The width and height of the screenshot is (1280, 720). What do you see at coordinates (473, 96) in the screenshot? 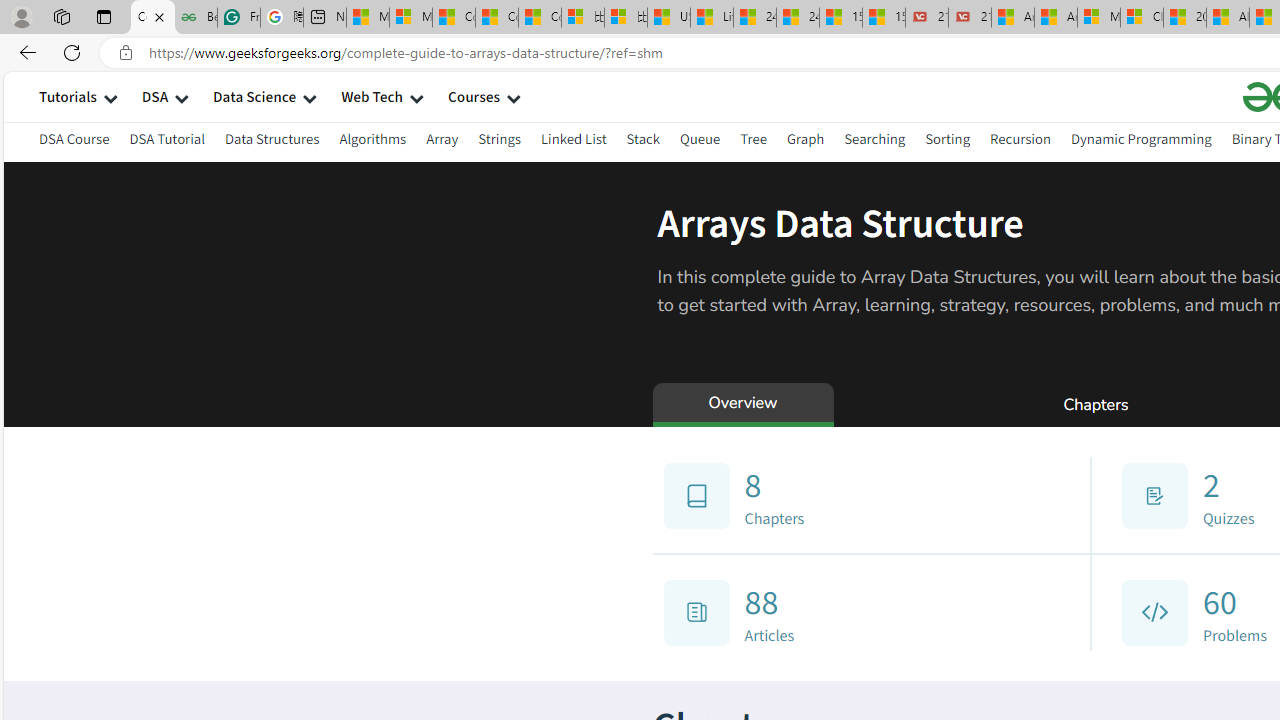
I see `'Courses'` at bounding box center [473, 96].